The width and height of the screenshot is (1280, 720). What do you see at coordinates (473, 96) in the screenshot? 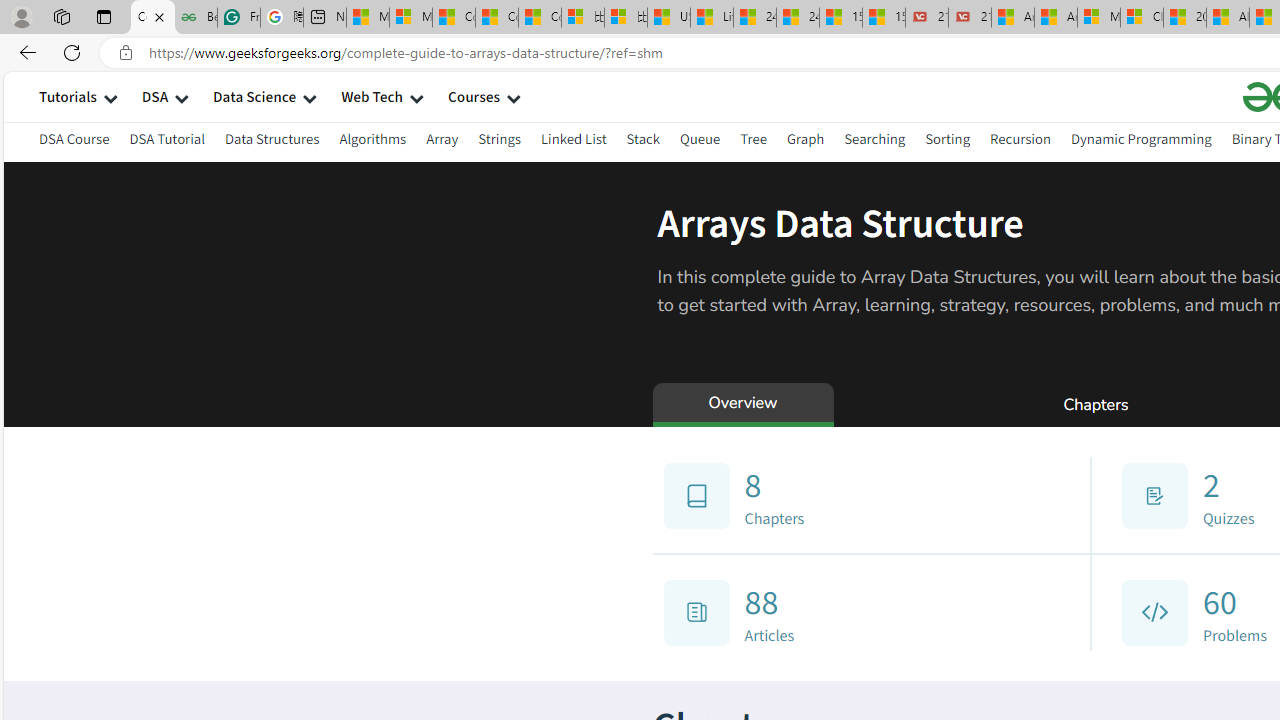
I see `'Courses'` at bounding box center [473, 96].